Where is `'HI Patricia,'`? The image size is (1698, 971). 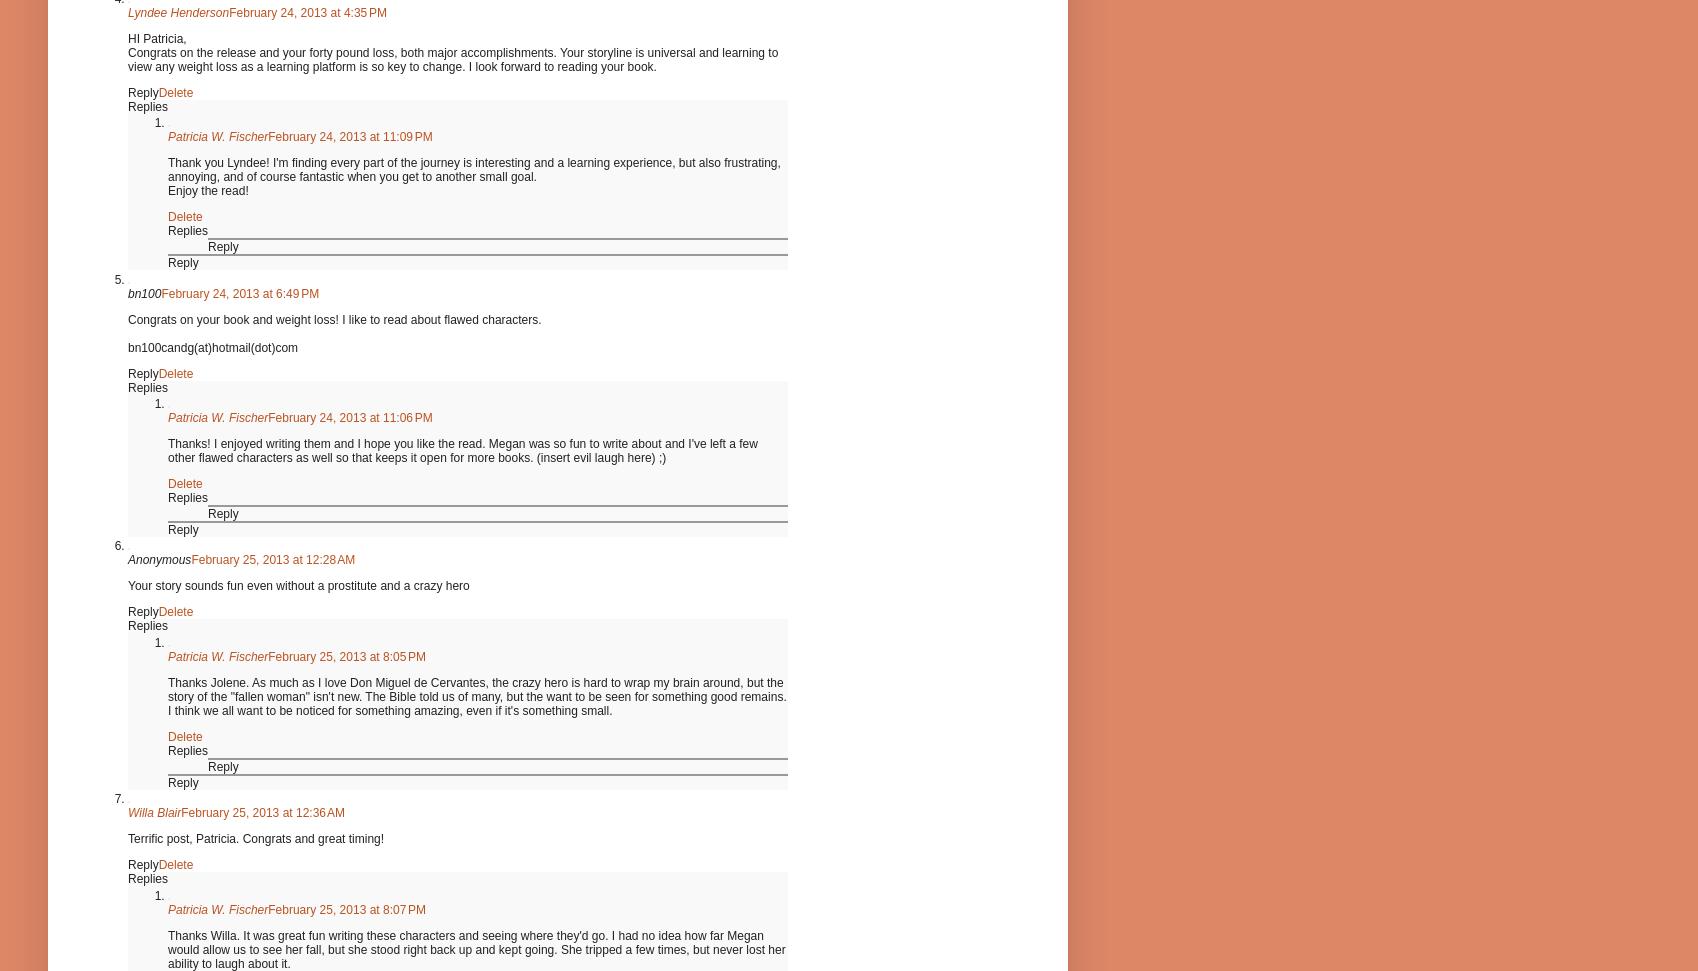
'HI Patricia,' is located at coordinates (156, 37).